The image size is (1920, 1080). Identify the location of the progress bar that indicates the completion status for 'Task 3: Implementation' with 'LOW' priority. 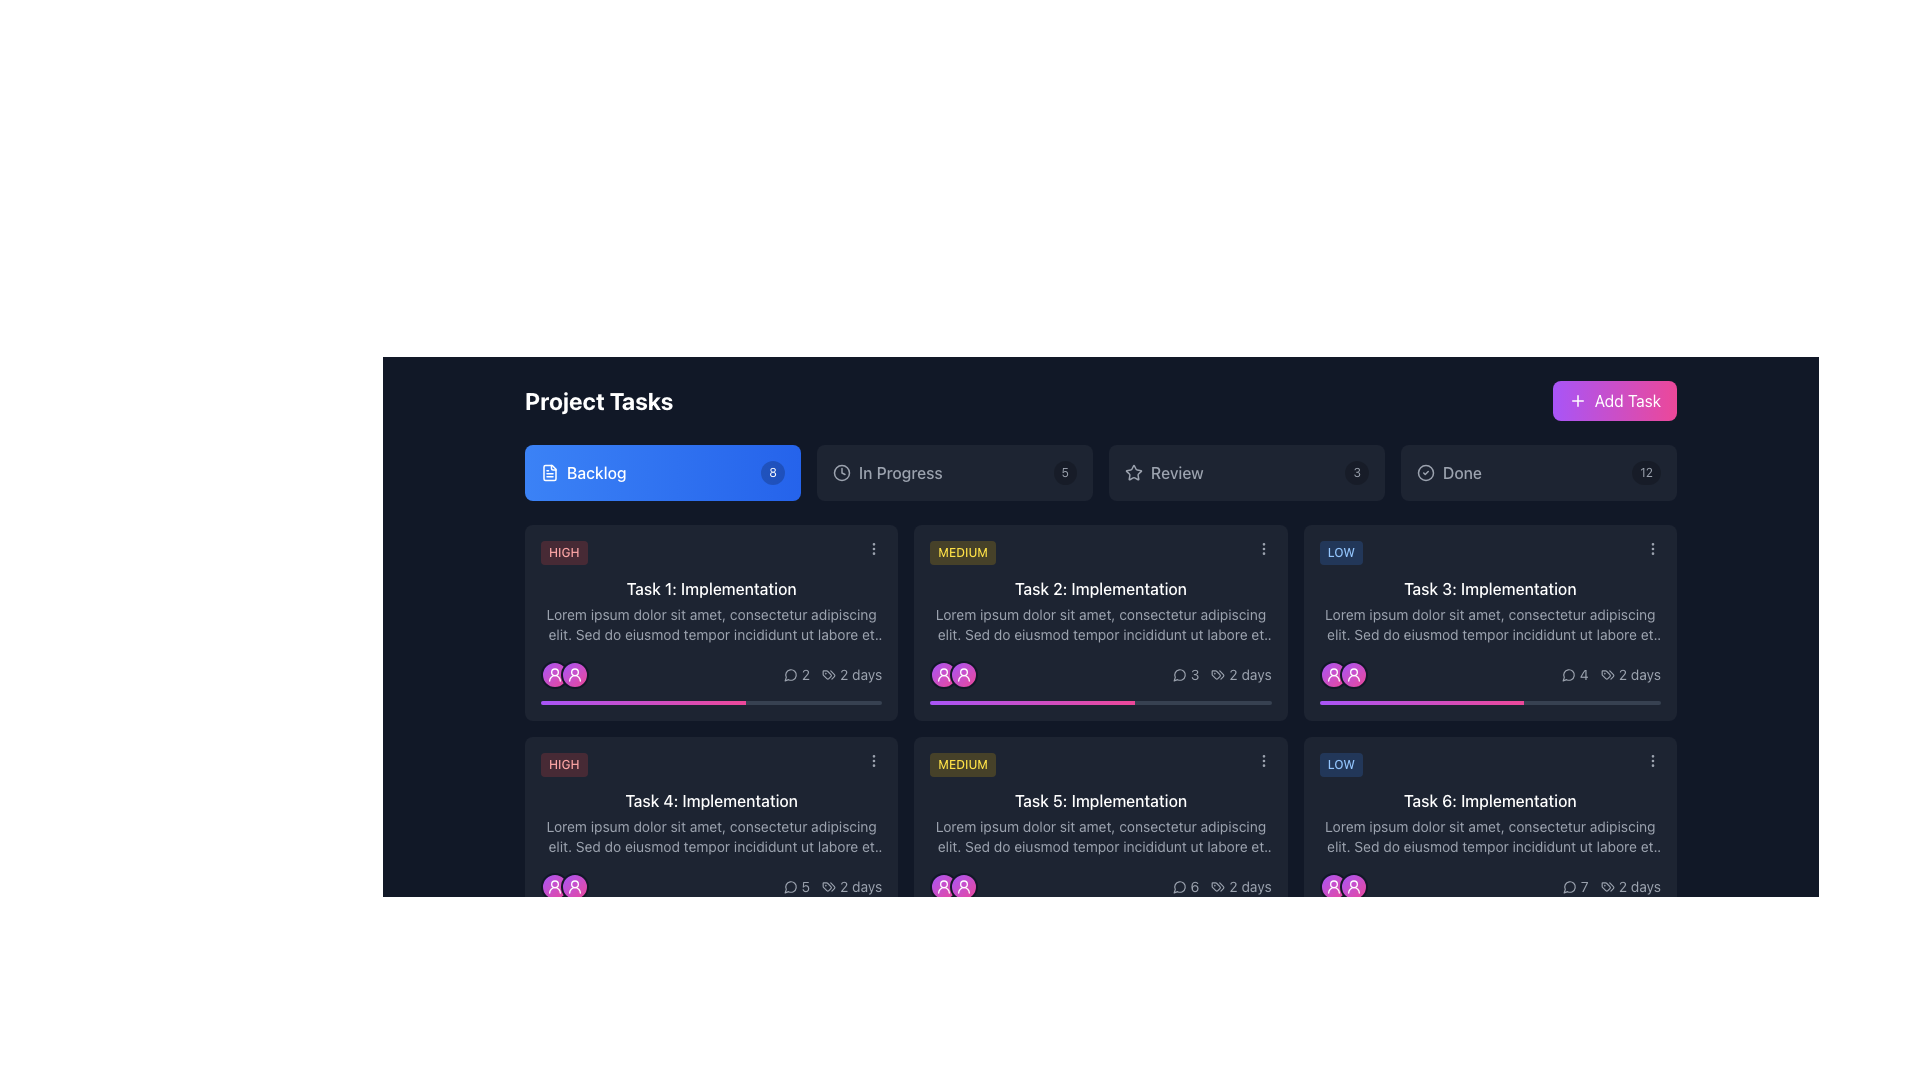
(1421, 701).